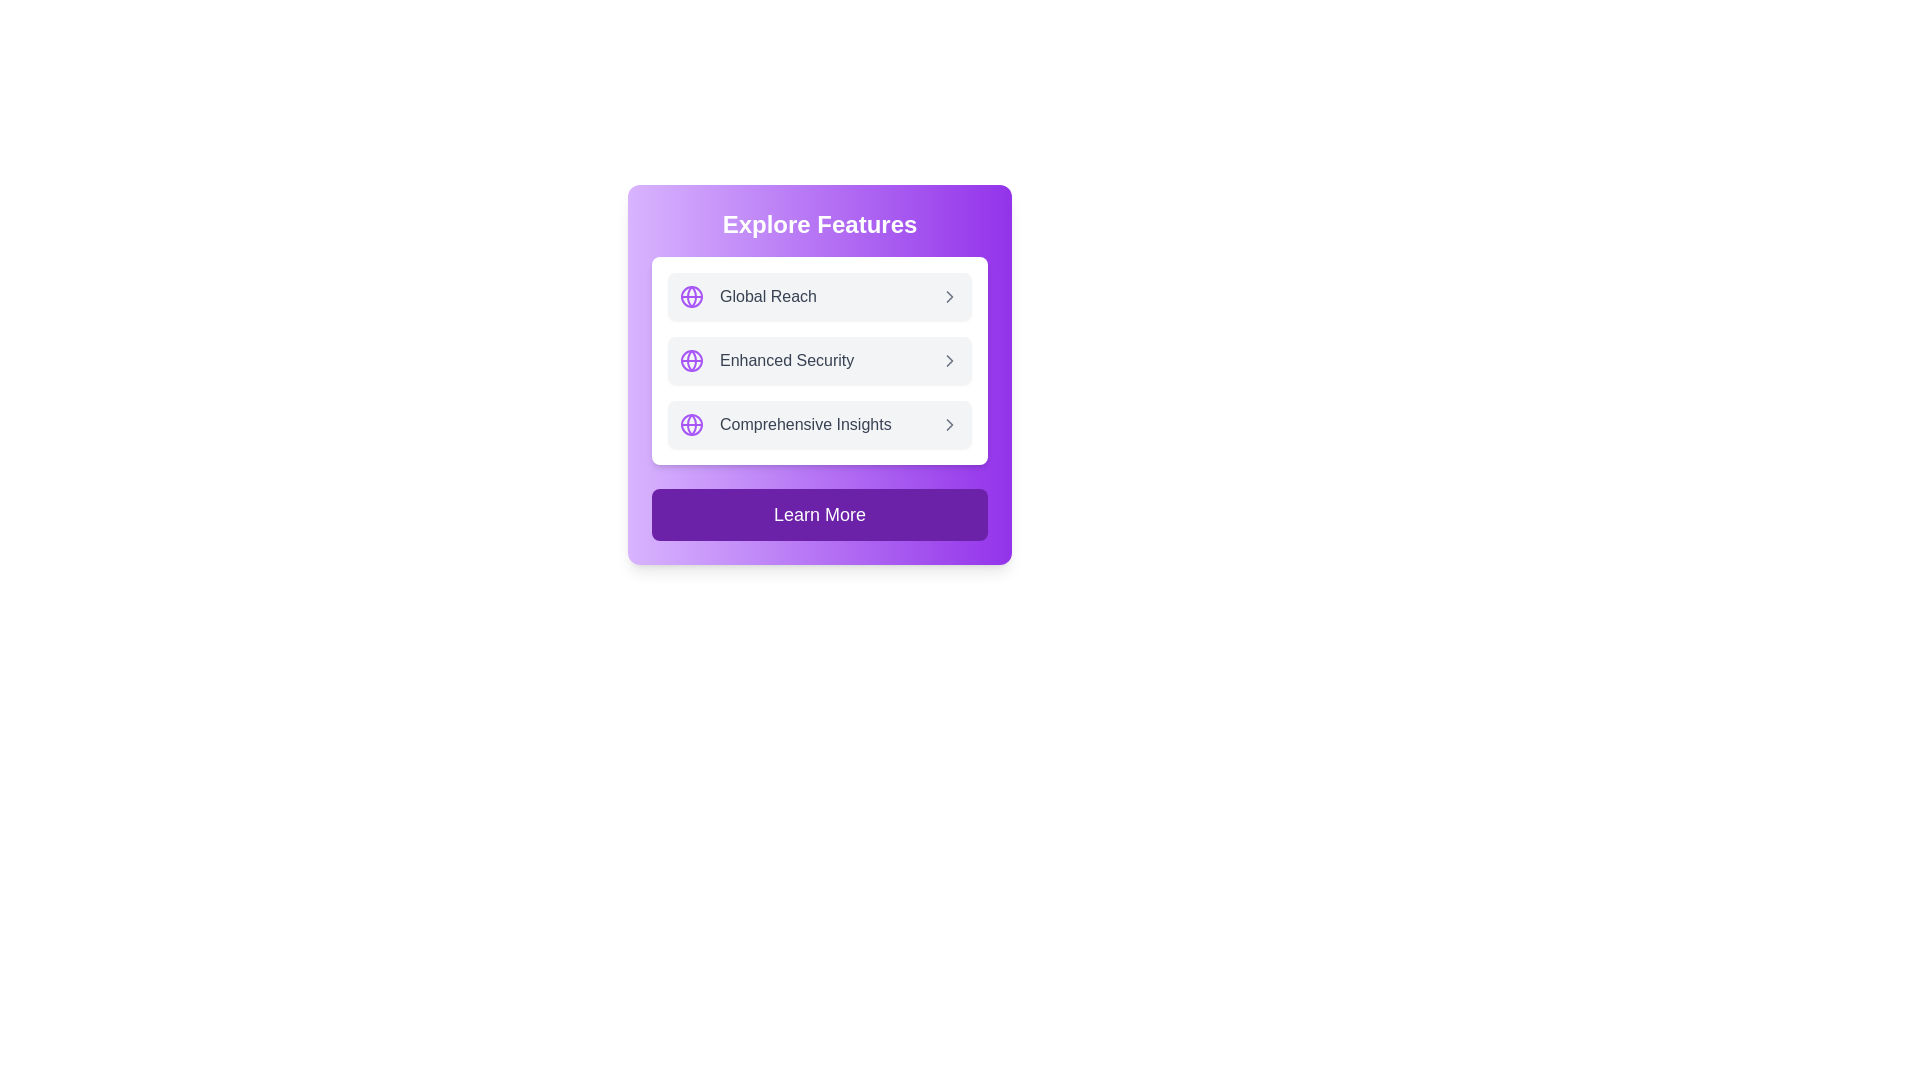  Describe the element at coordinates (820, 423) in the screenshot. I see `the third item in the vertical list under the 'Explore Features' section, which leads to 'Comprehensive Insights'` at that location.